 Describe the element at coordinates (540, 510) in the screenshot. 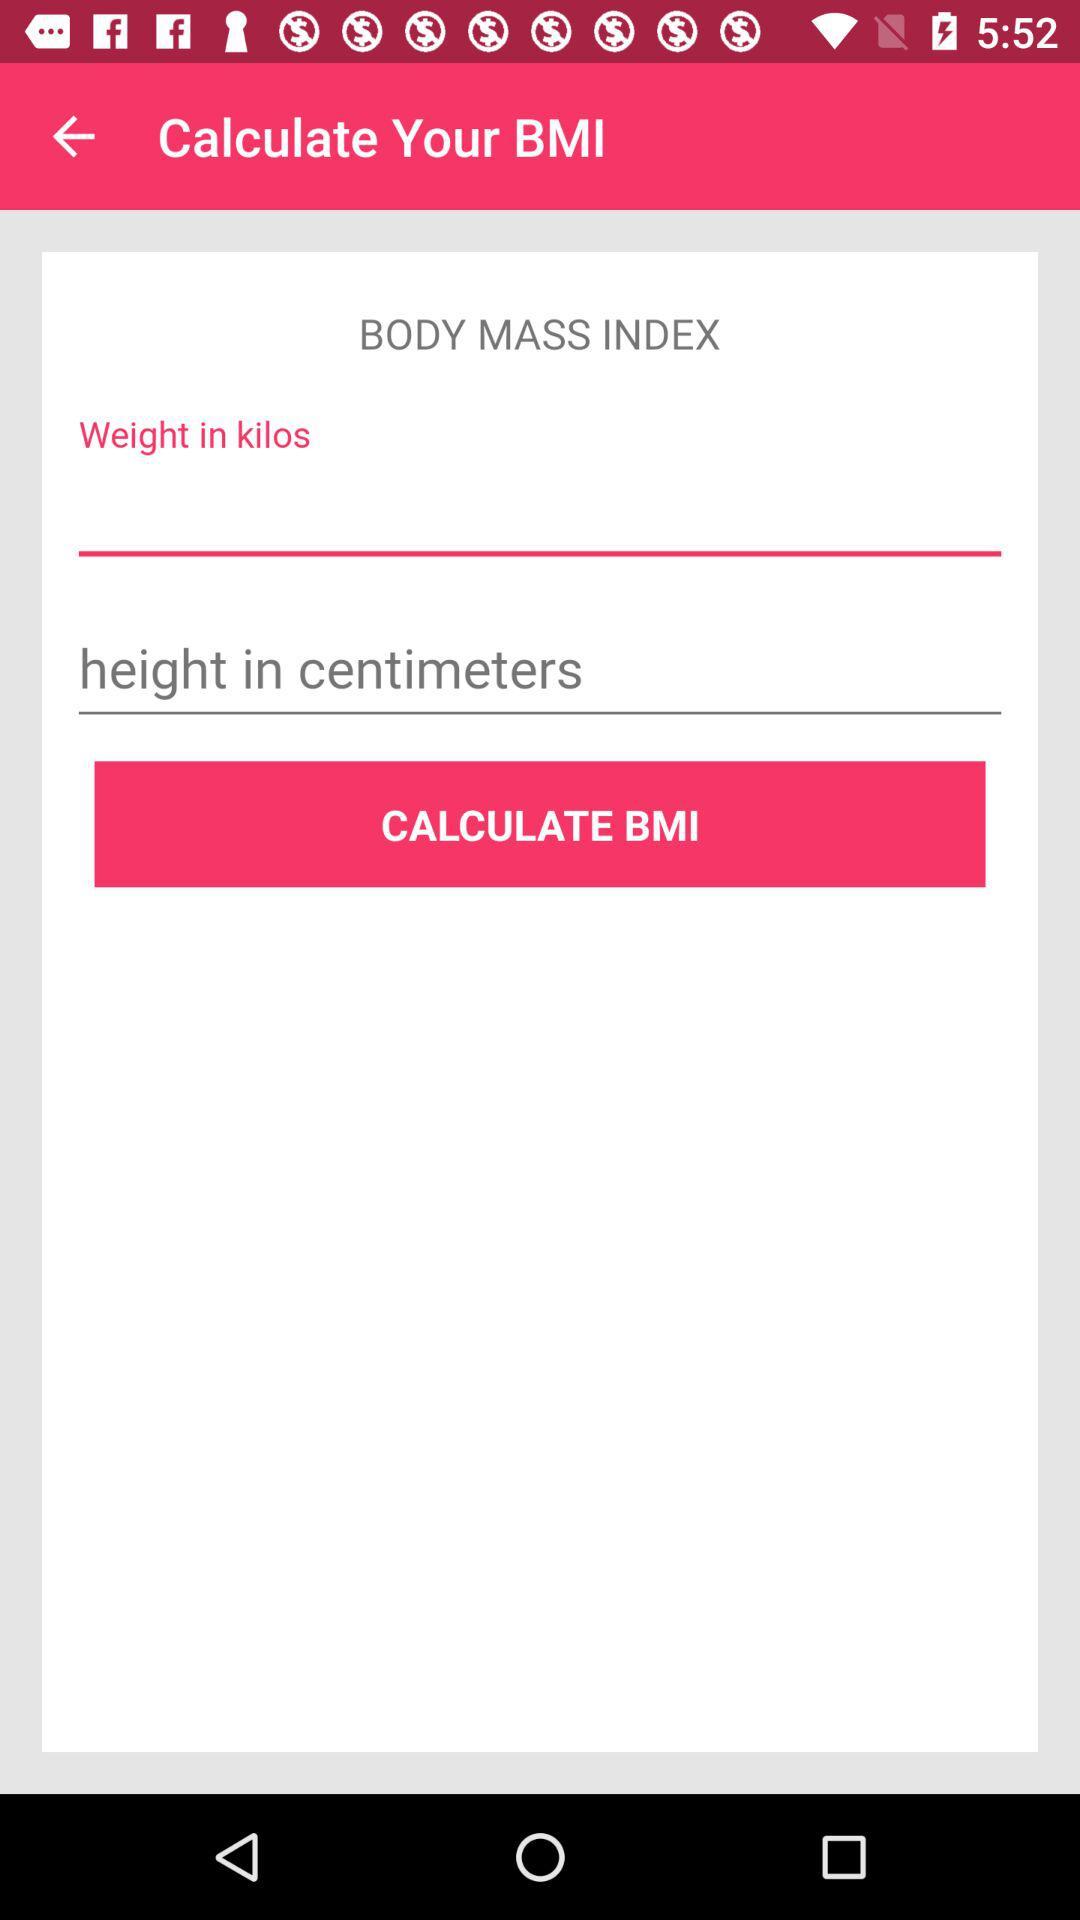

I see `weight in kilos` at that location.